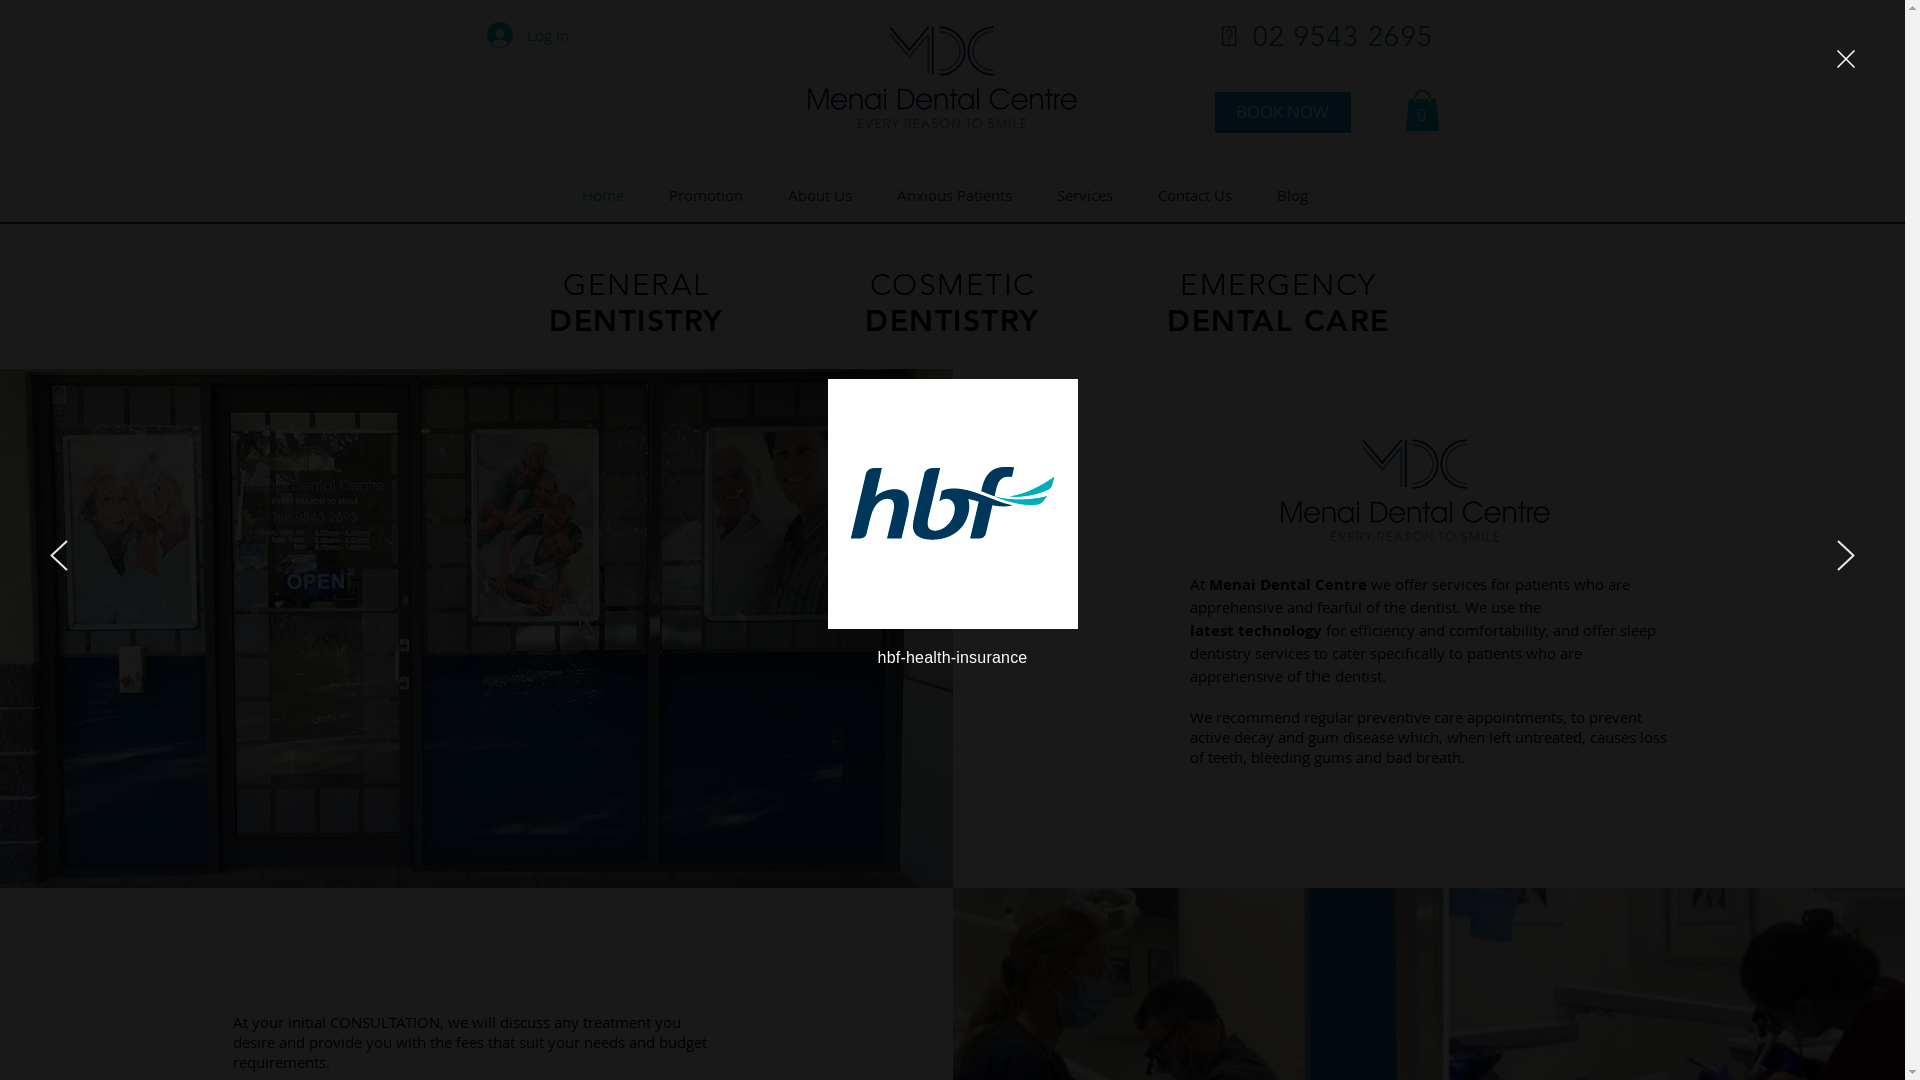  Describe the element at coordinates (1420, 111) in the screenshot. I see `'0'` at that location.